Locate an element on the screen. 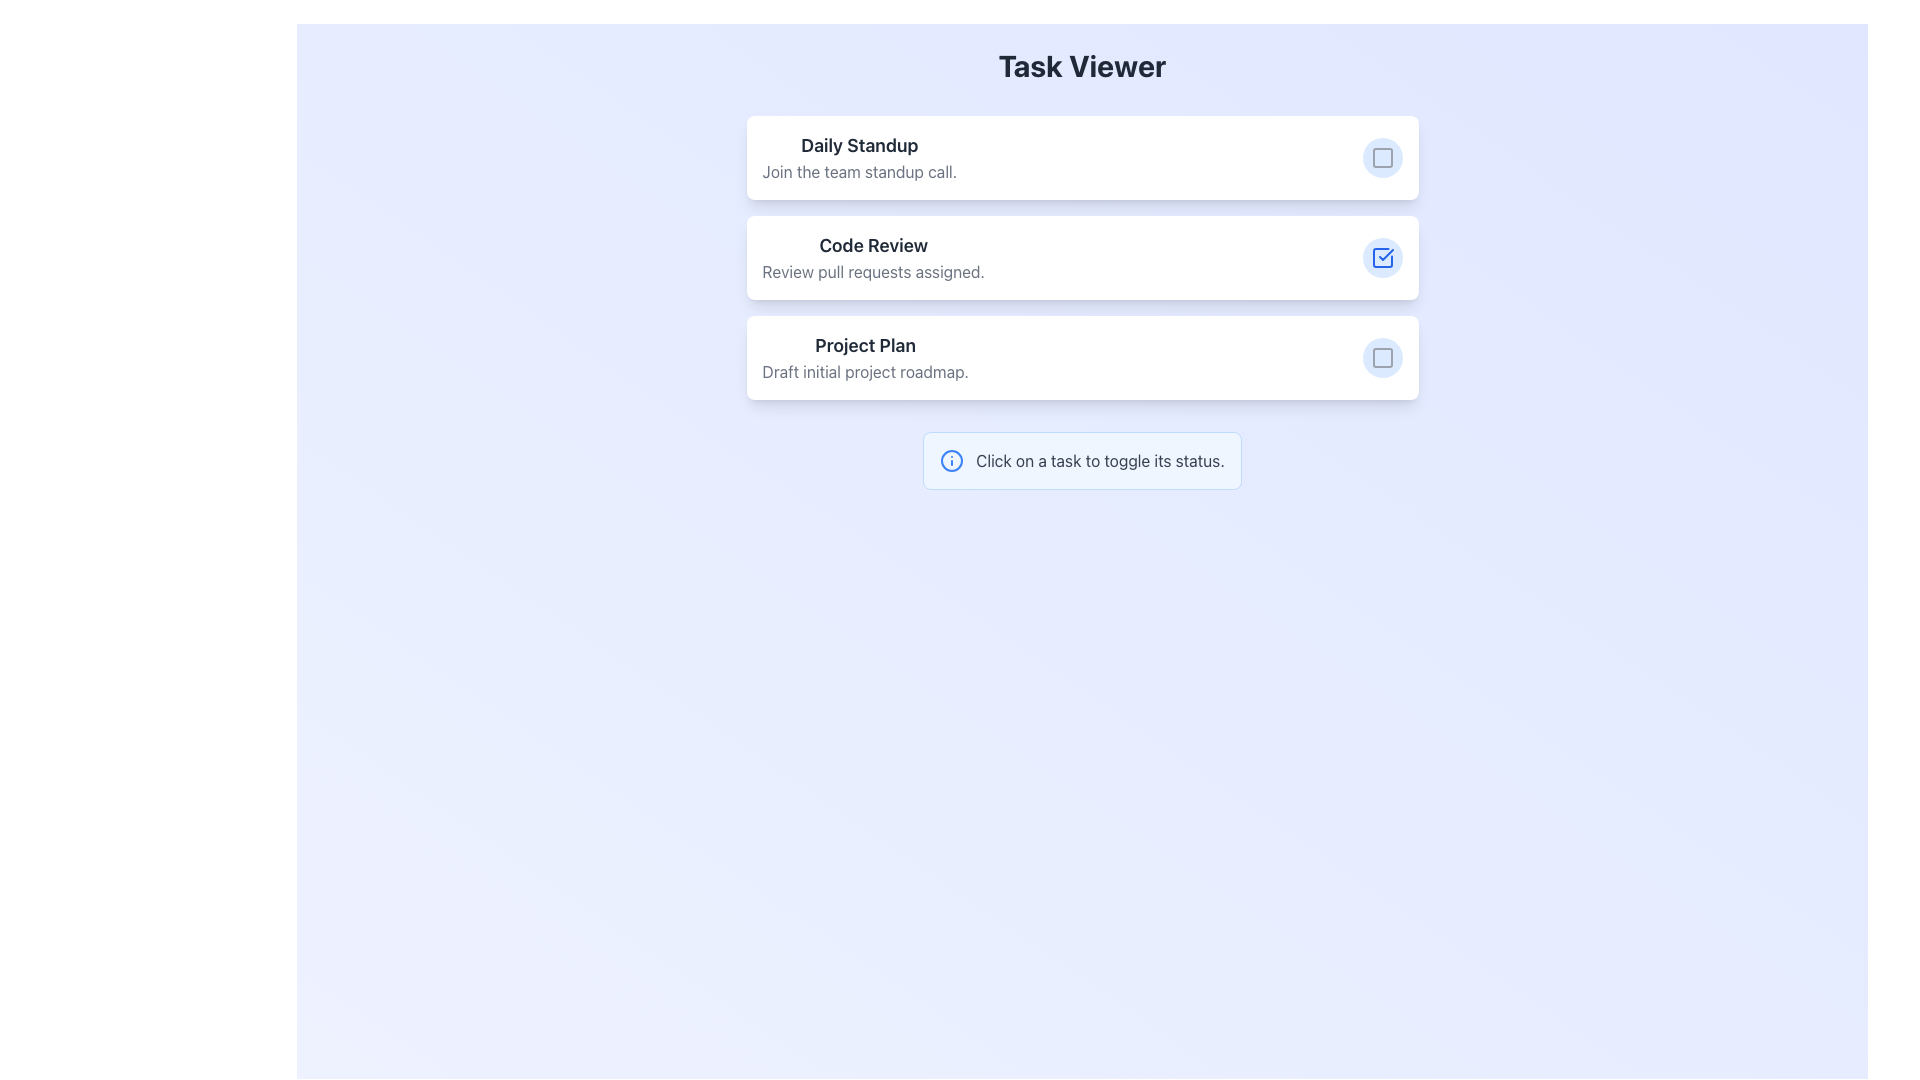 This screenshot has height=1080, width=1920. the circular button with a light blue background and a blue checkmark icon to visualize the hover effect is located at coordinates (1381, 257).